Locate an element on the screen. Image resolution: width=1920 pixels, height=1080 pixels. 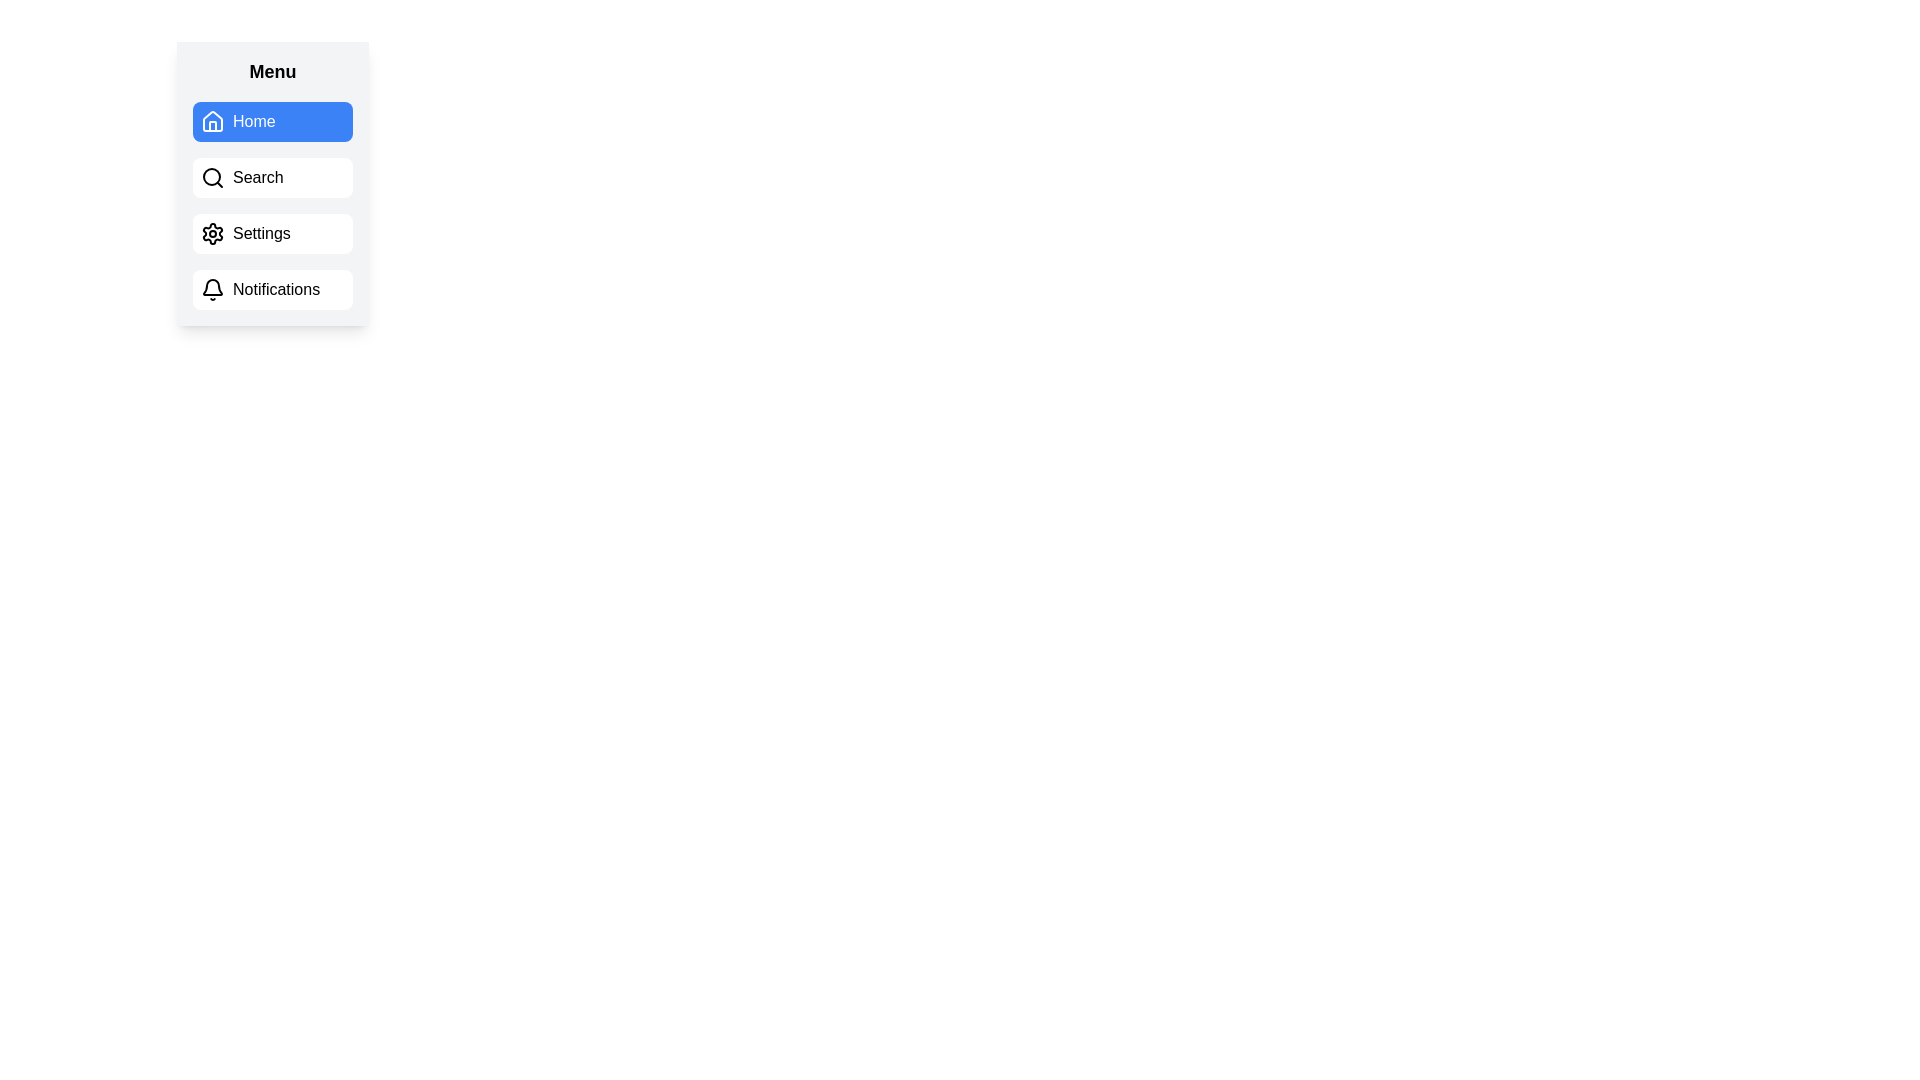
the 'Search' button located in the sidebar menu, which is the second button from the top is located at coordinates (272, 176).